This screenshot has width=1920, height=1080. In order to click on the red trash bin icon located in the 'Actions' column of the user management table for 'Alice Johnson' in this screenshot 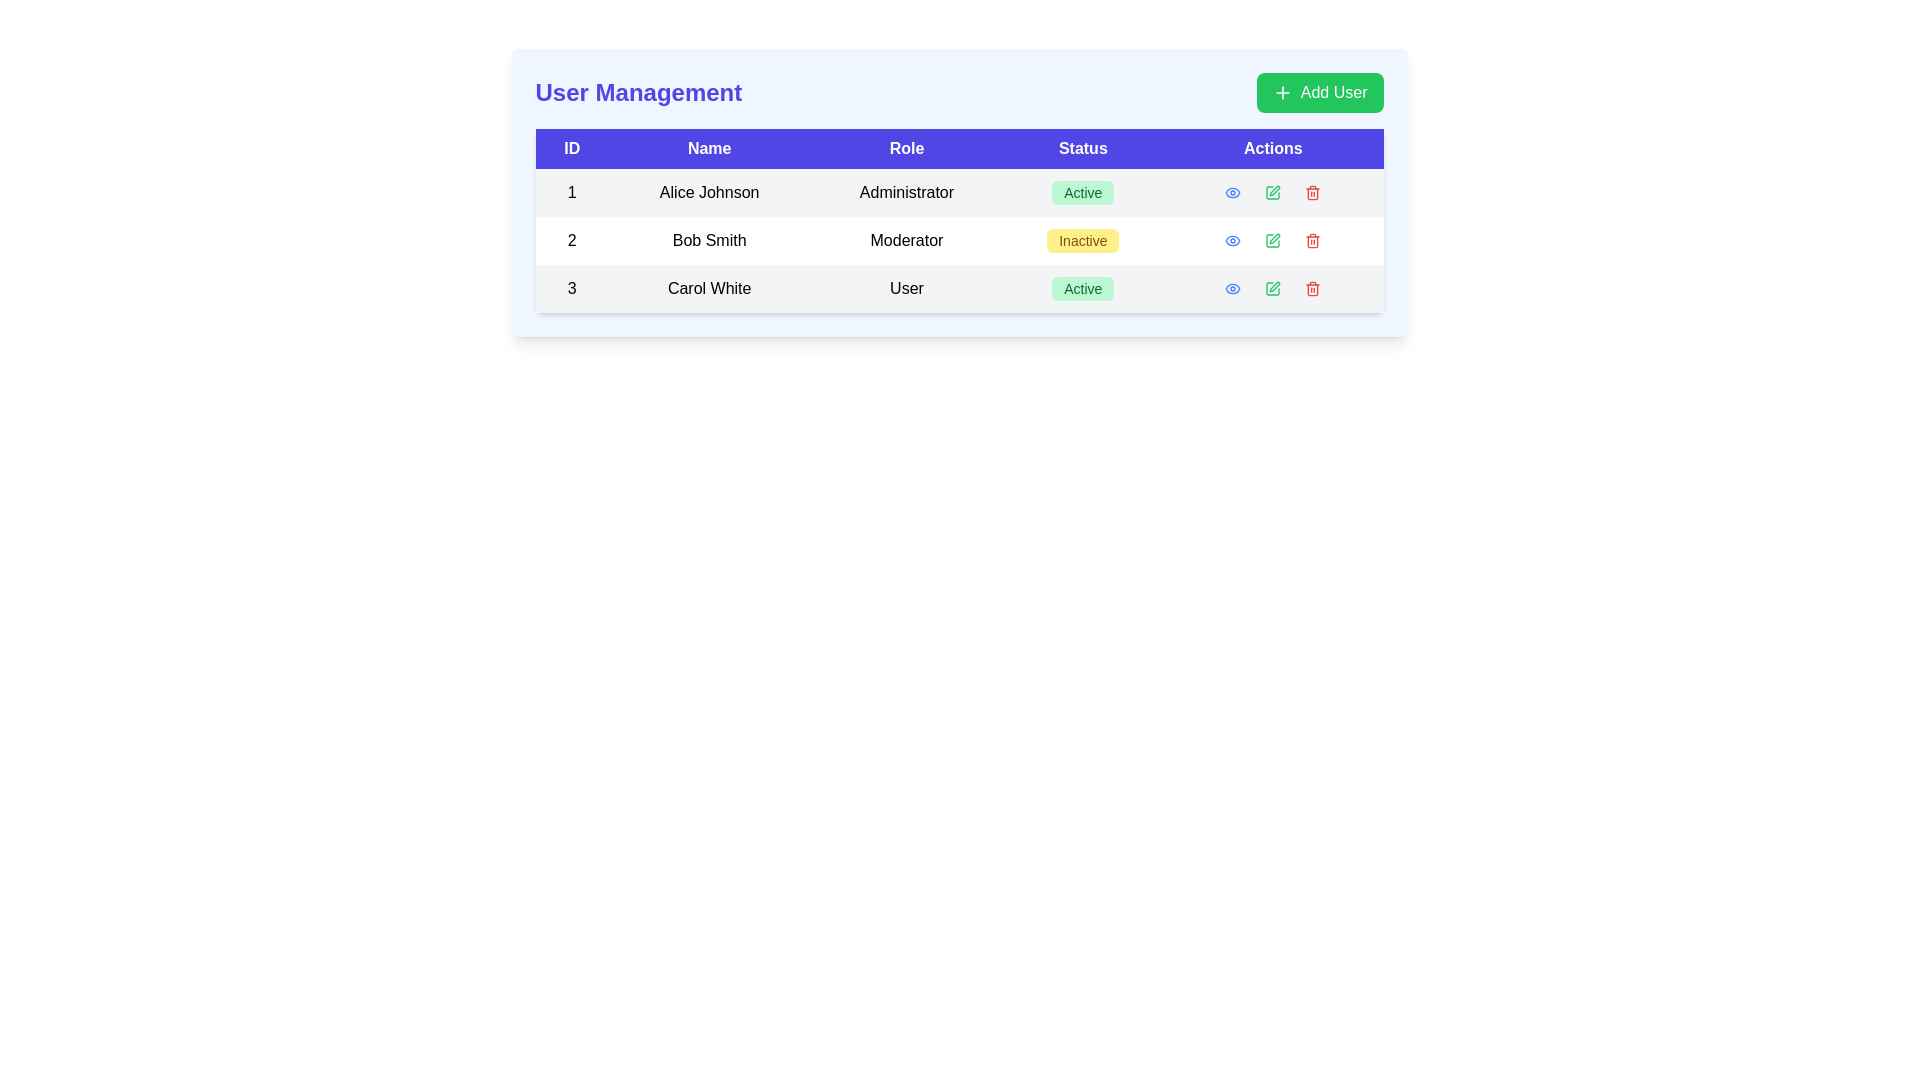, I will do `click(1313, 192)`.